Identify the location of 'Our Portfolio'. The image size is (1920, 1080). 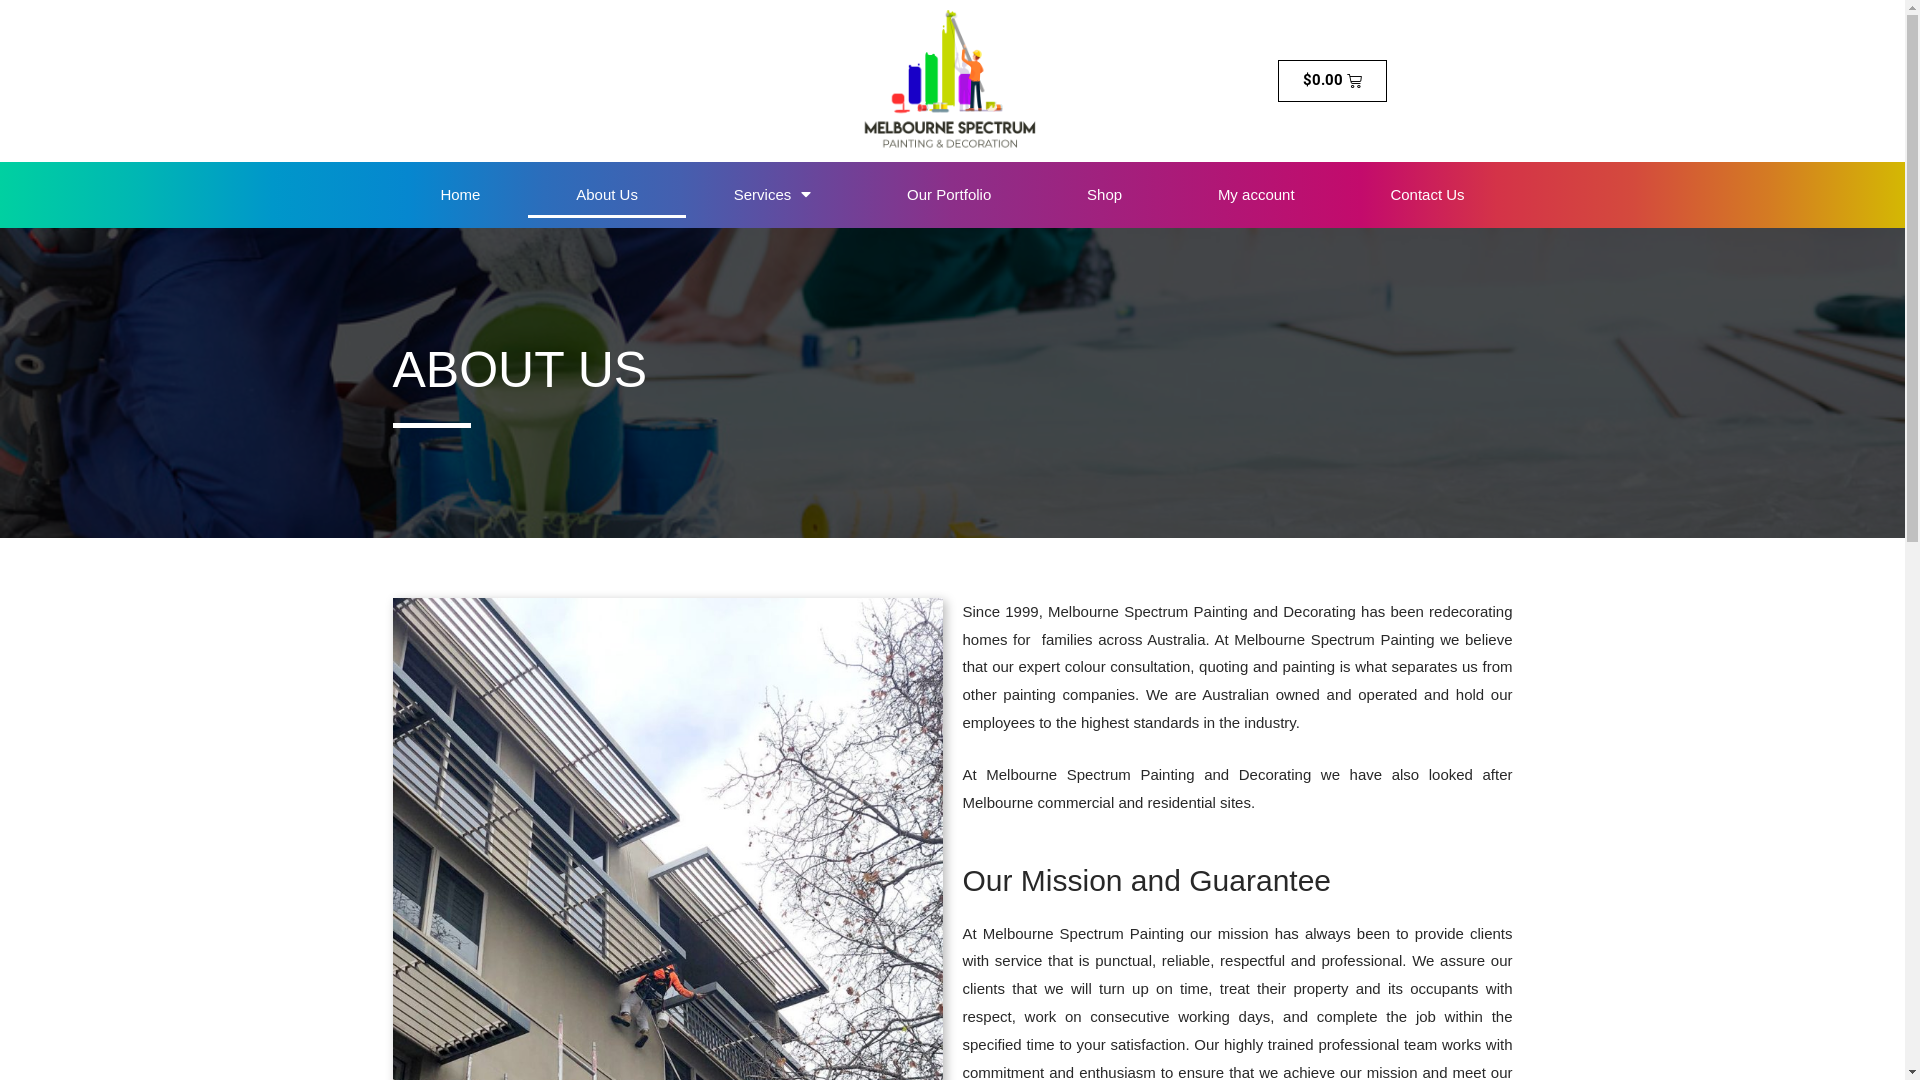
(948, 195).